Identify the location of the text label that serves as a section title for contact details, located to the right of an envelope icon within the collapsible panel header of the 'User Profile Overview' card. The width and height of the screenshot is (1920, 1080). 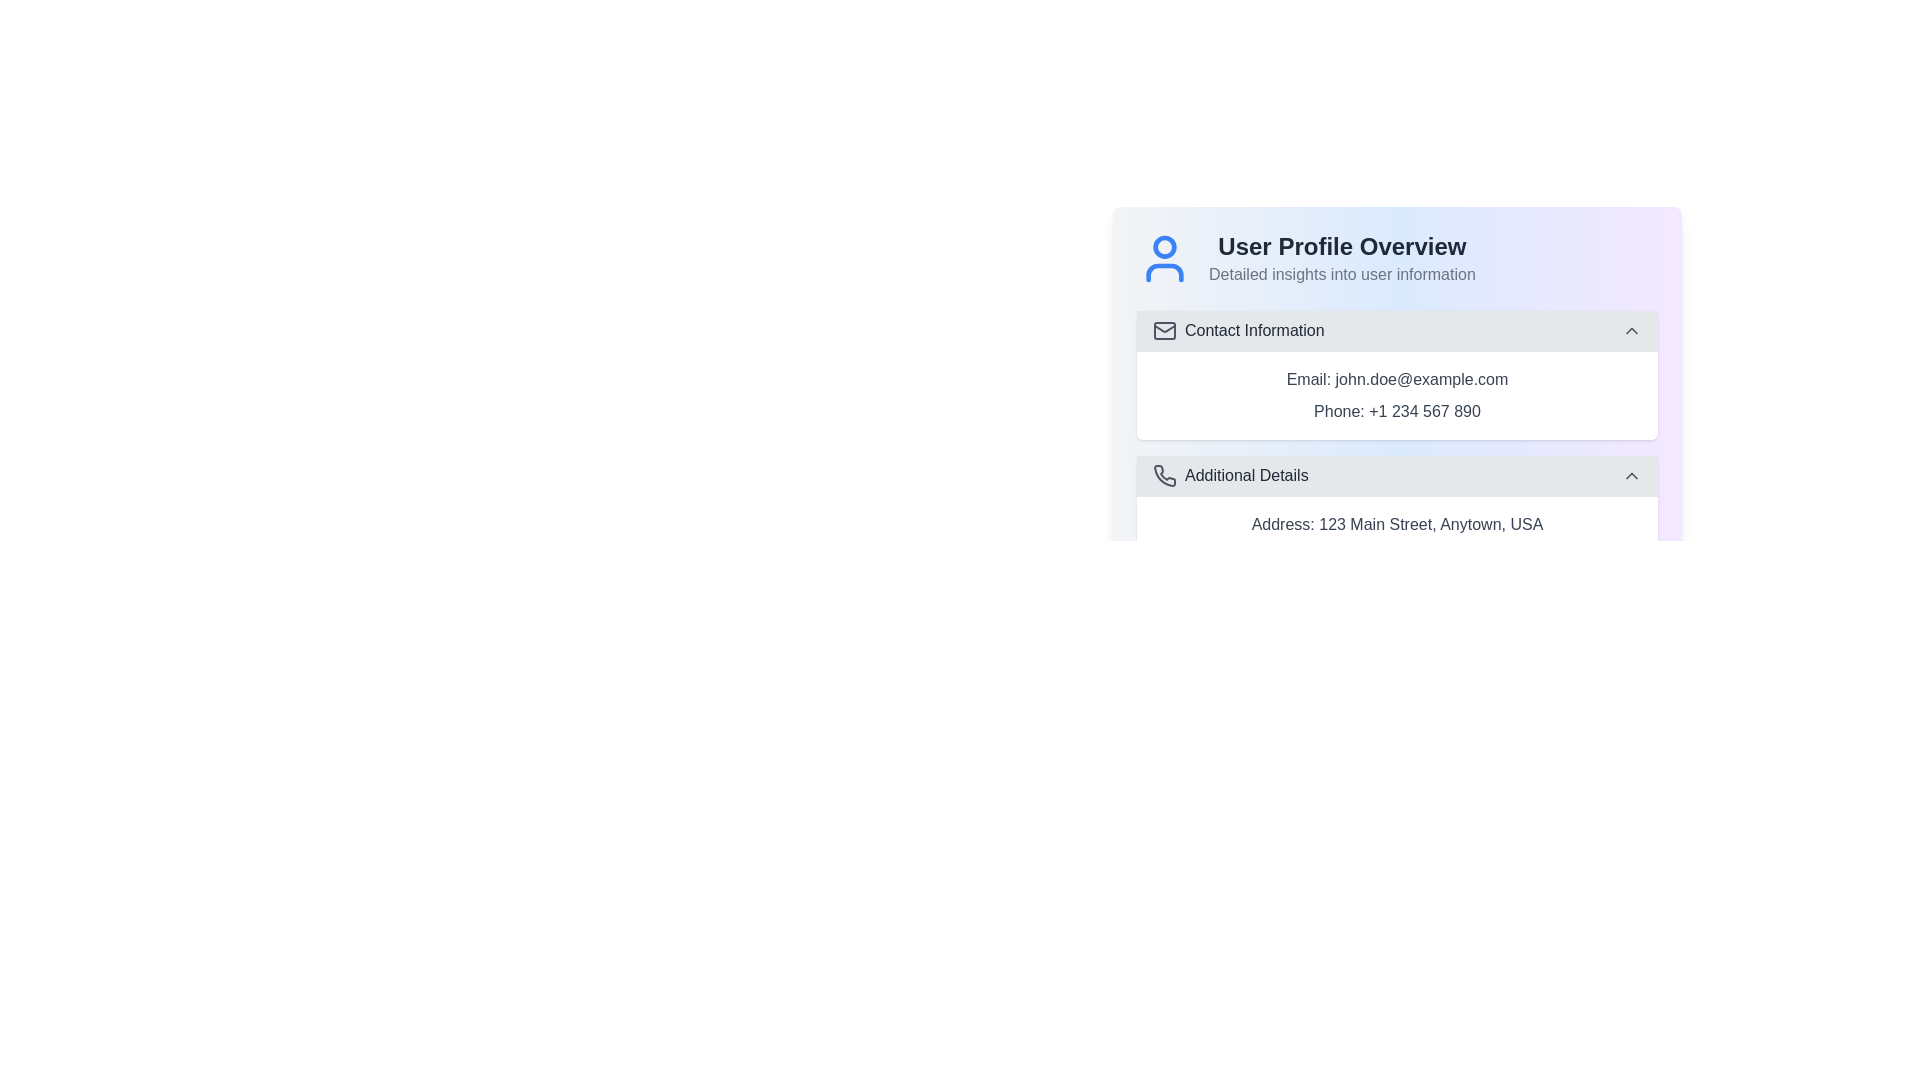
(1253, 330).